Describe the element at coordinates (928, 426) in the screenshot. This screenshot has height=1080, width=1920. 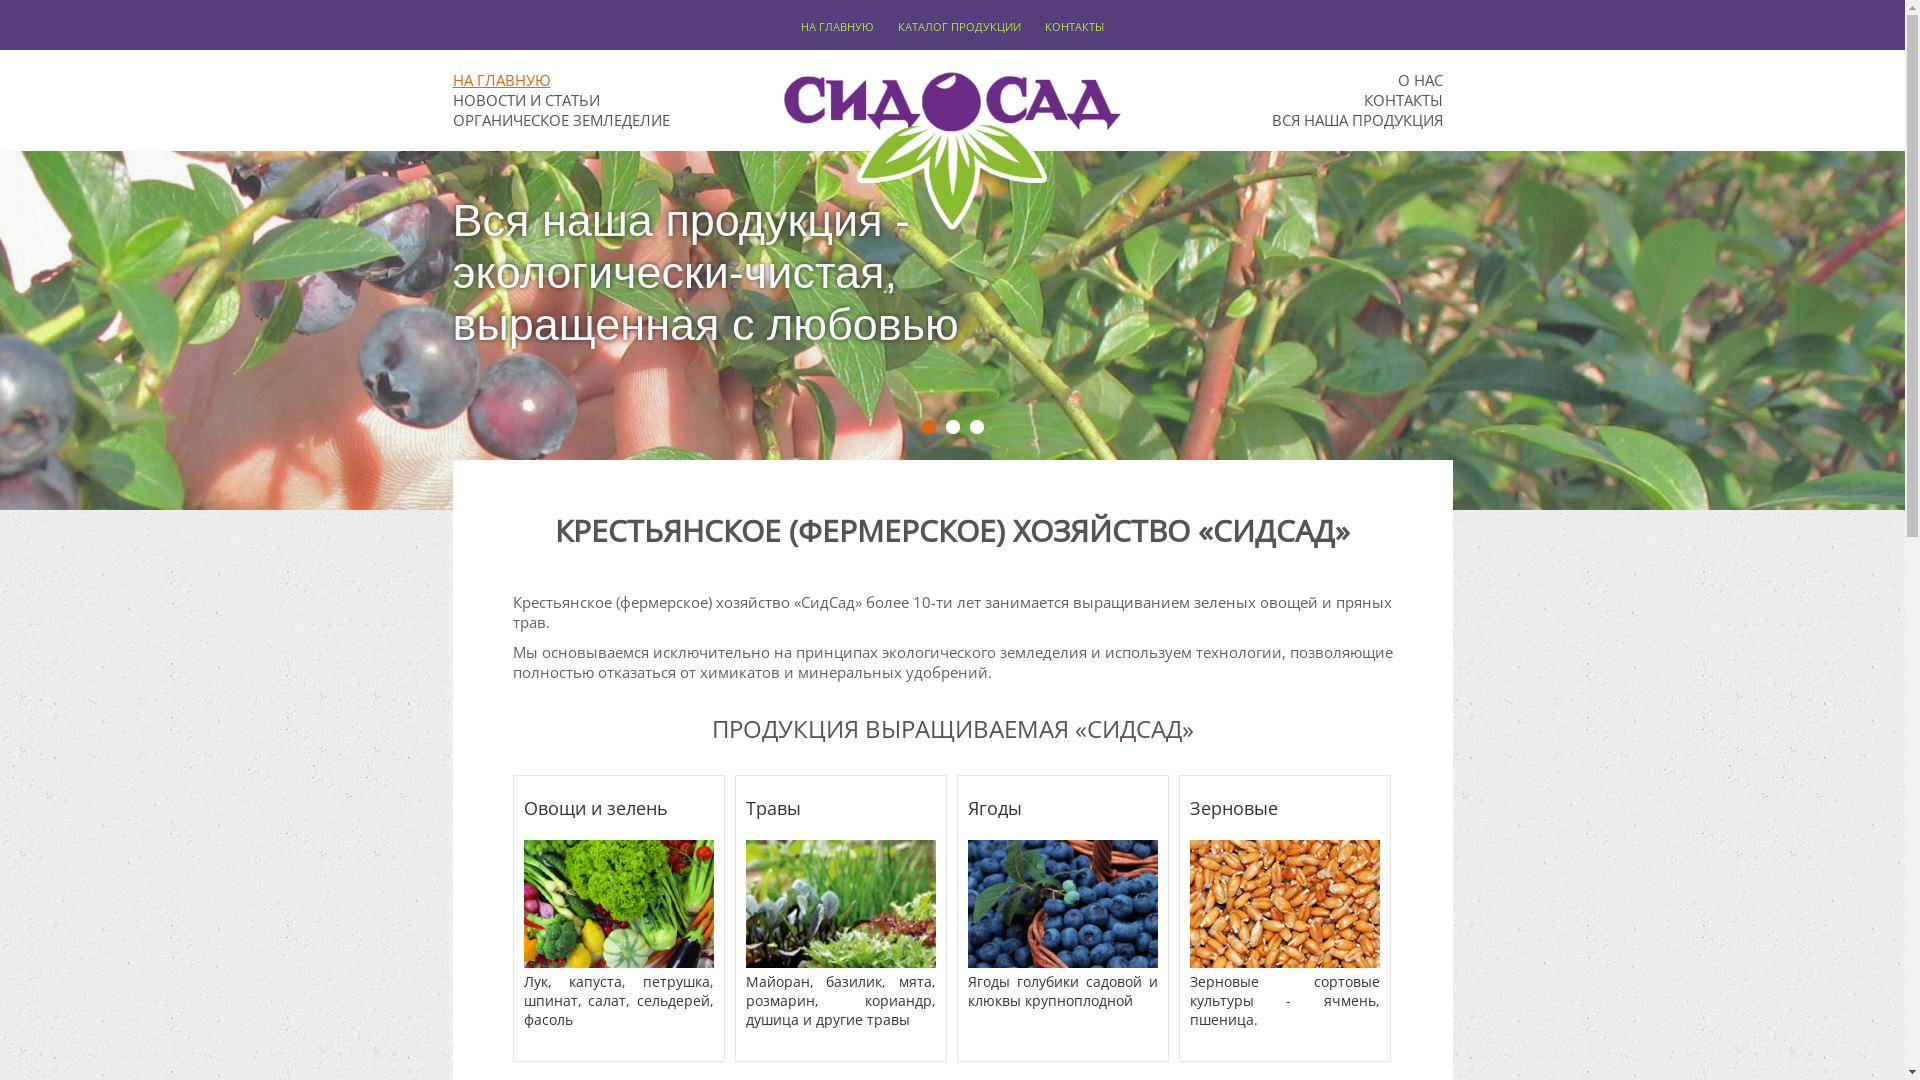
I see `'1'` at that location.